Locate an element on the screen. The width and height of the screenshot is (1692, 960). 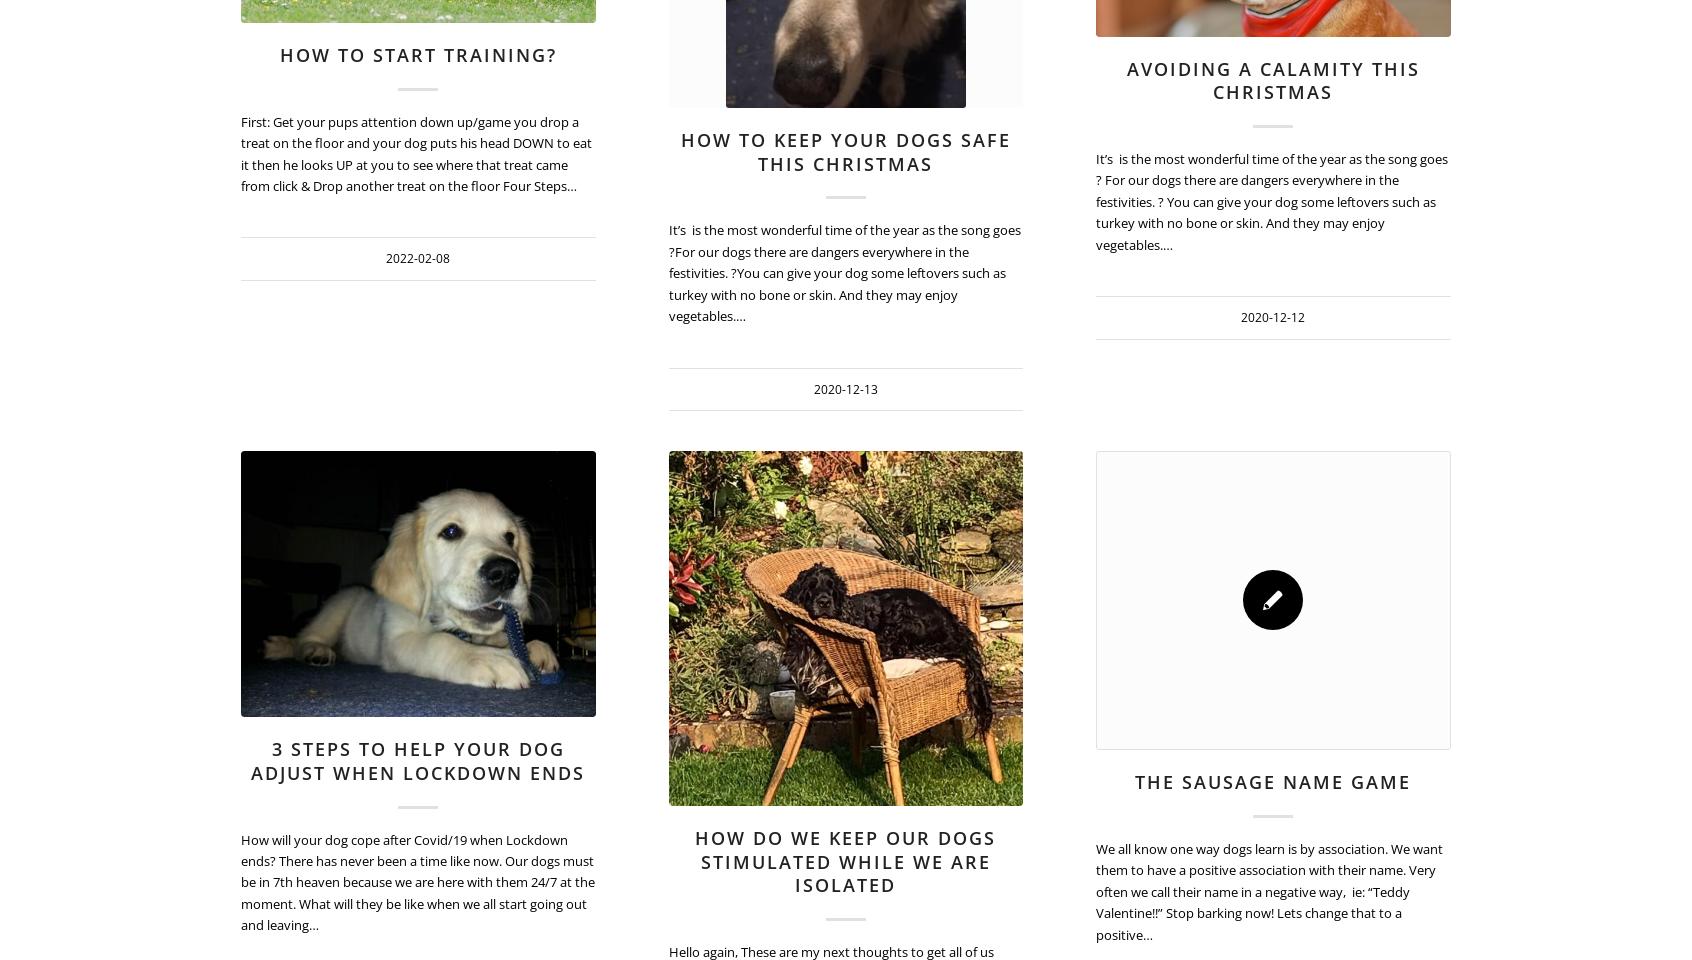
'How to keep your dogs safe this Christmas' is located at coordinates (844, 150).